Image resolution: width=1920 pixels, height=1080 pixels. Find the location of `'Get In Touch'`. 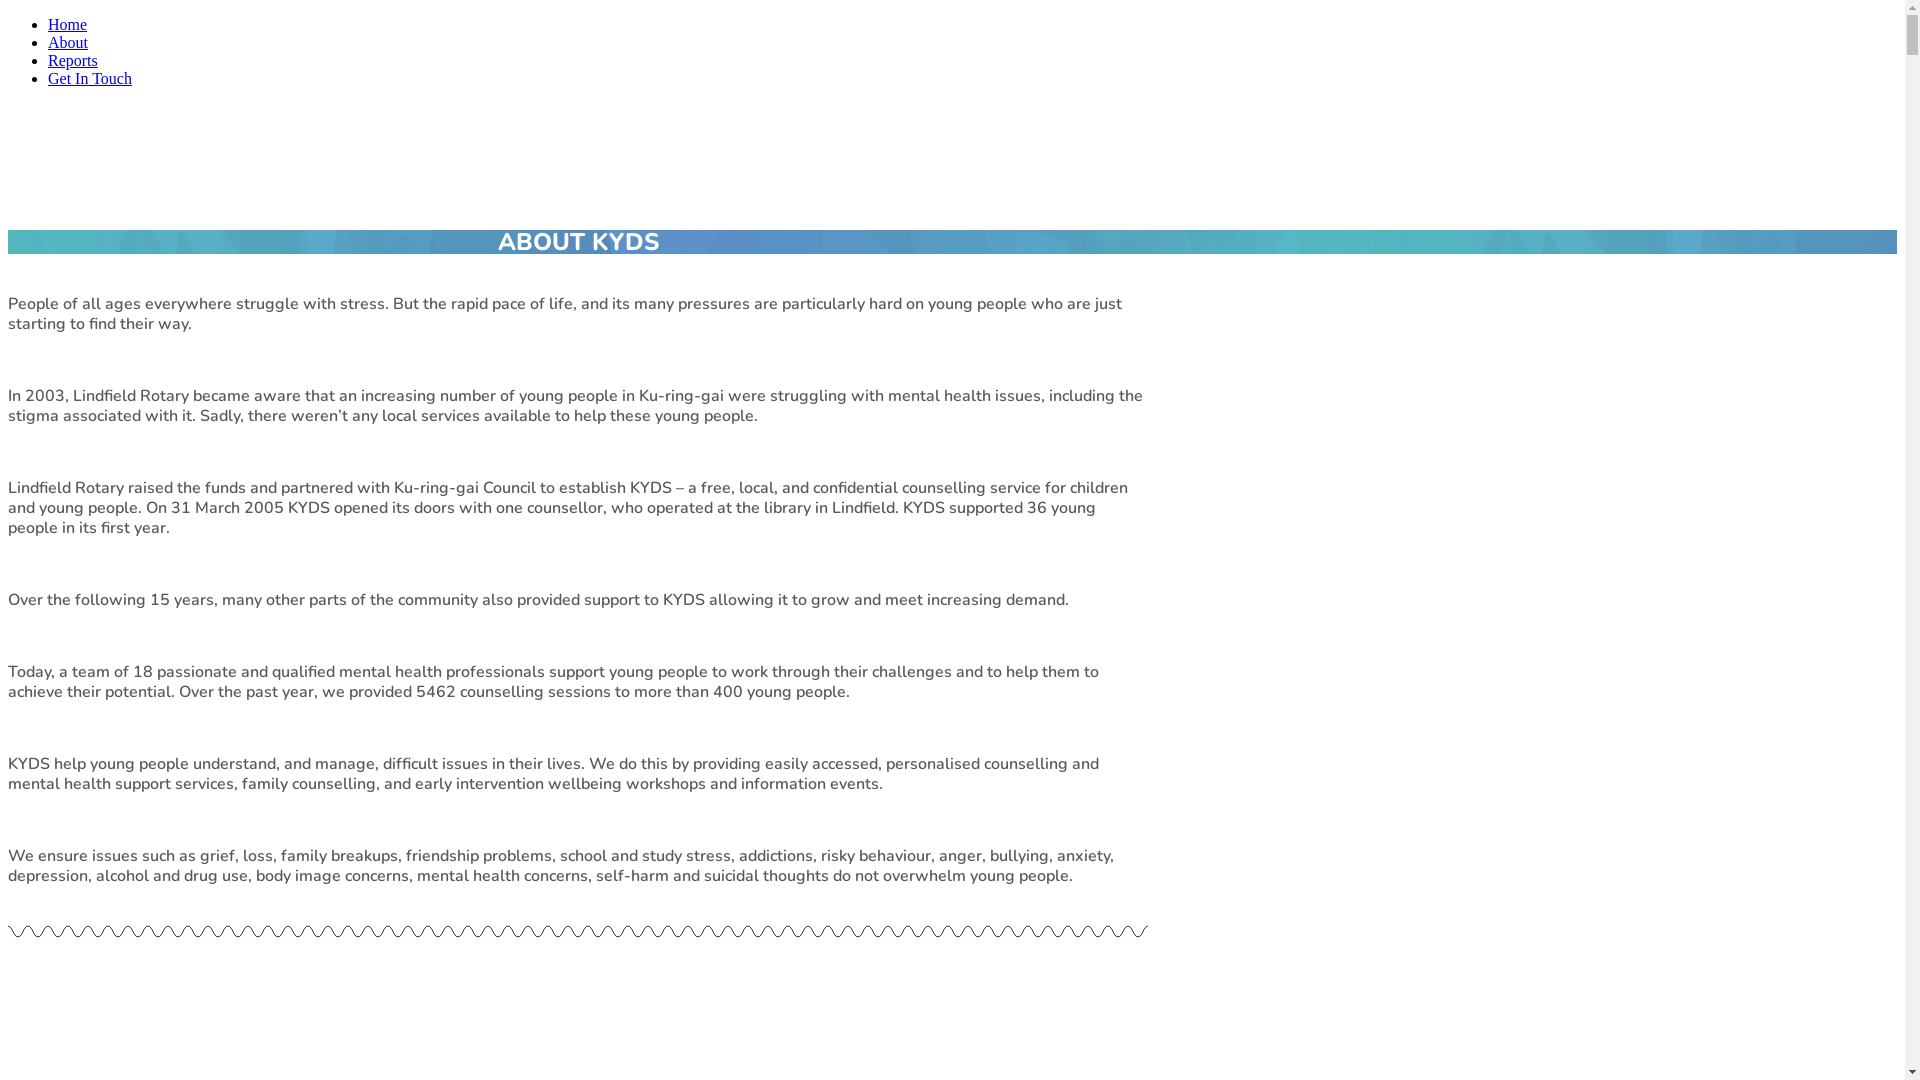

'Get In Touch' is located at coordinates (89, 77).